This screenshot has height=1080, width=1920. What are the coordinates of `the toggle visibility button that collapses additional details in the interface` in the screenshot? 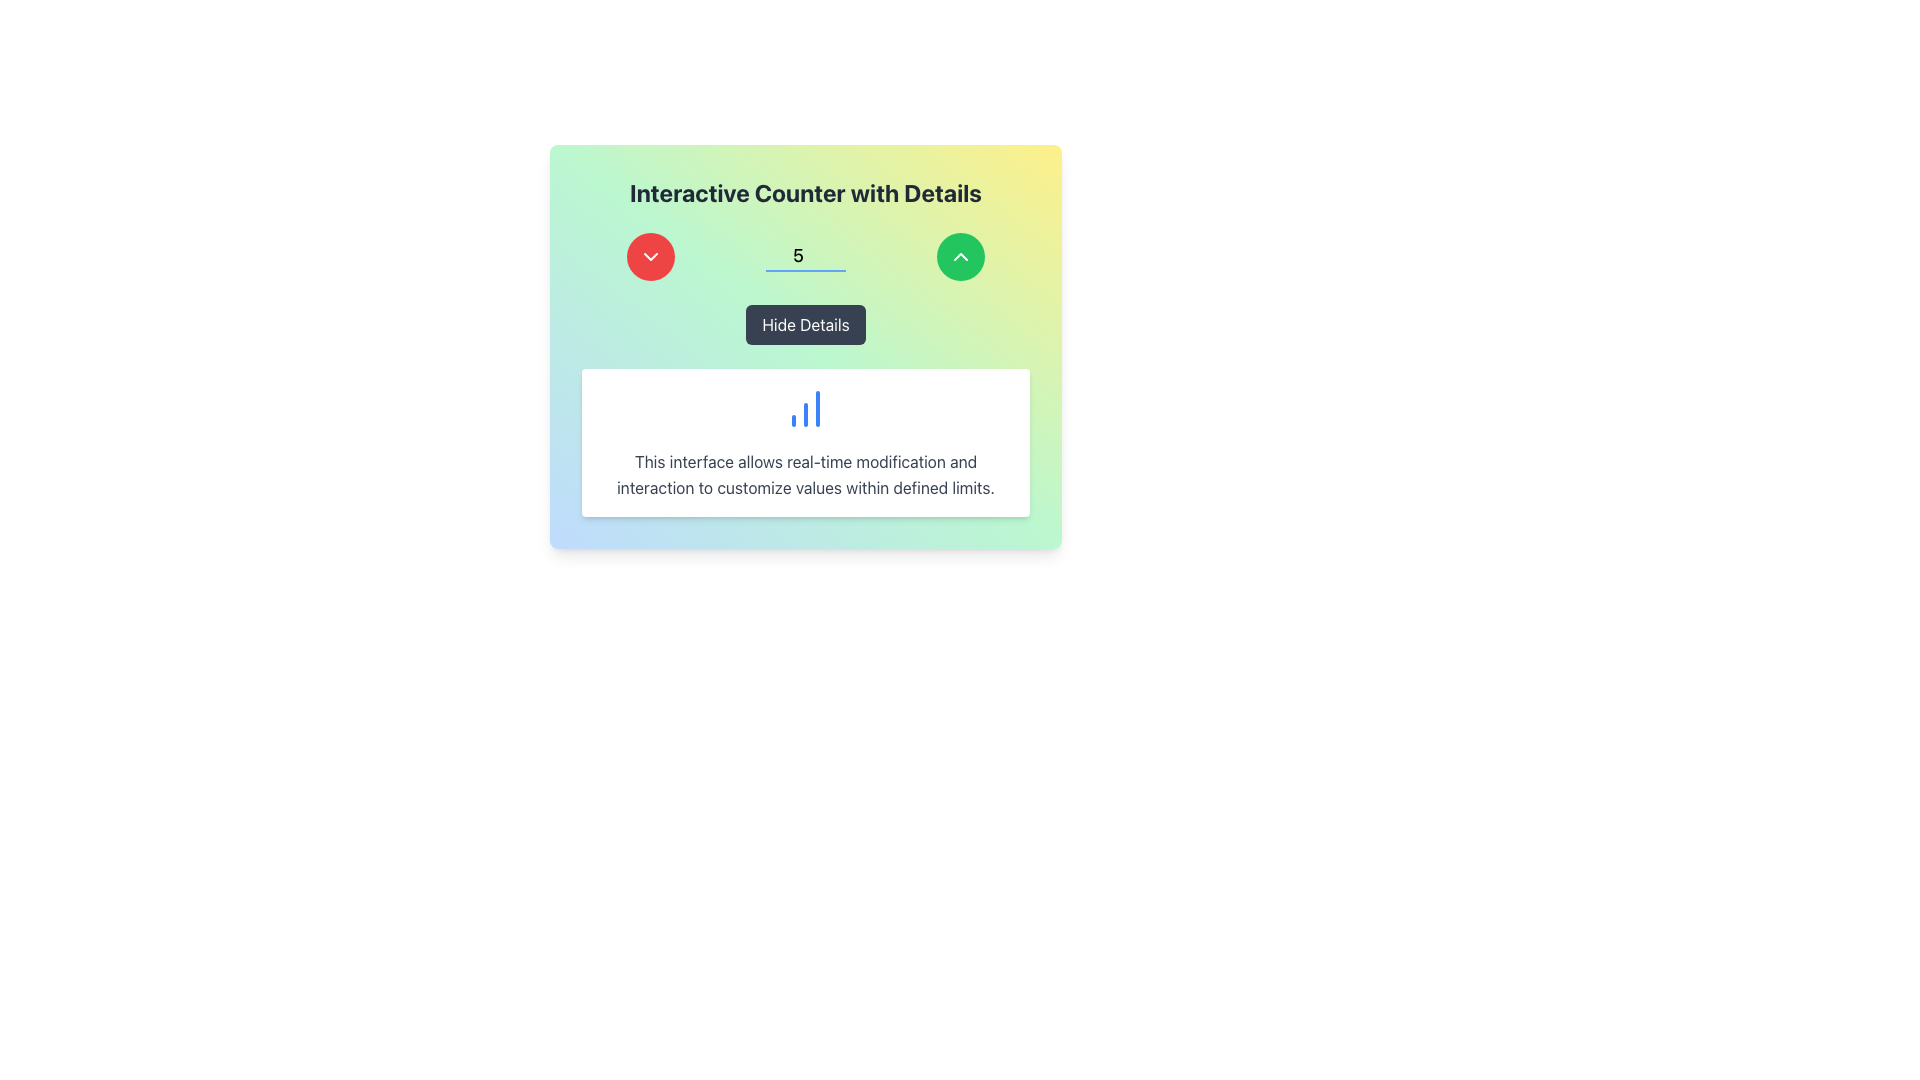 It's located at (806, 323).